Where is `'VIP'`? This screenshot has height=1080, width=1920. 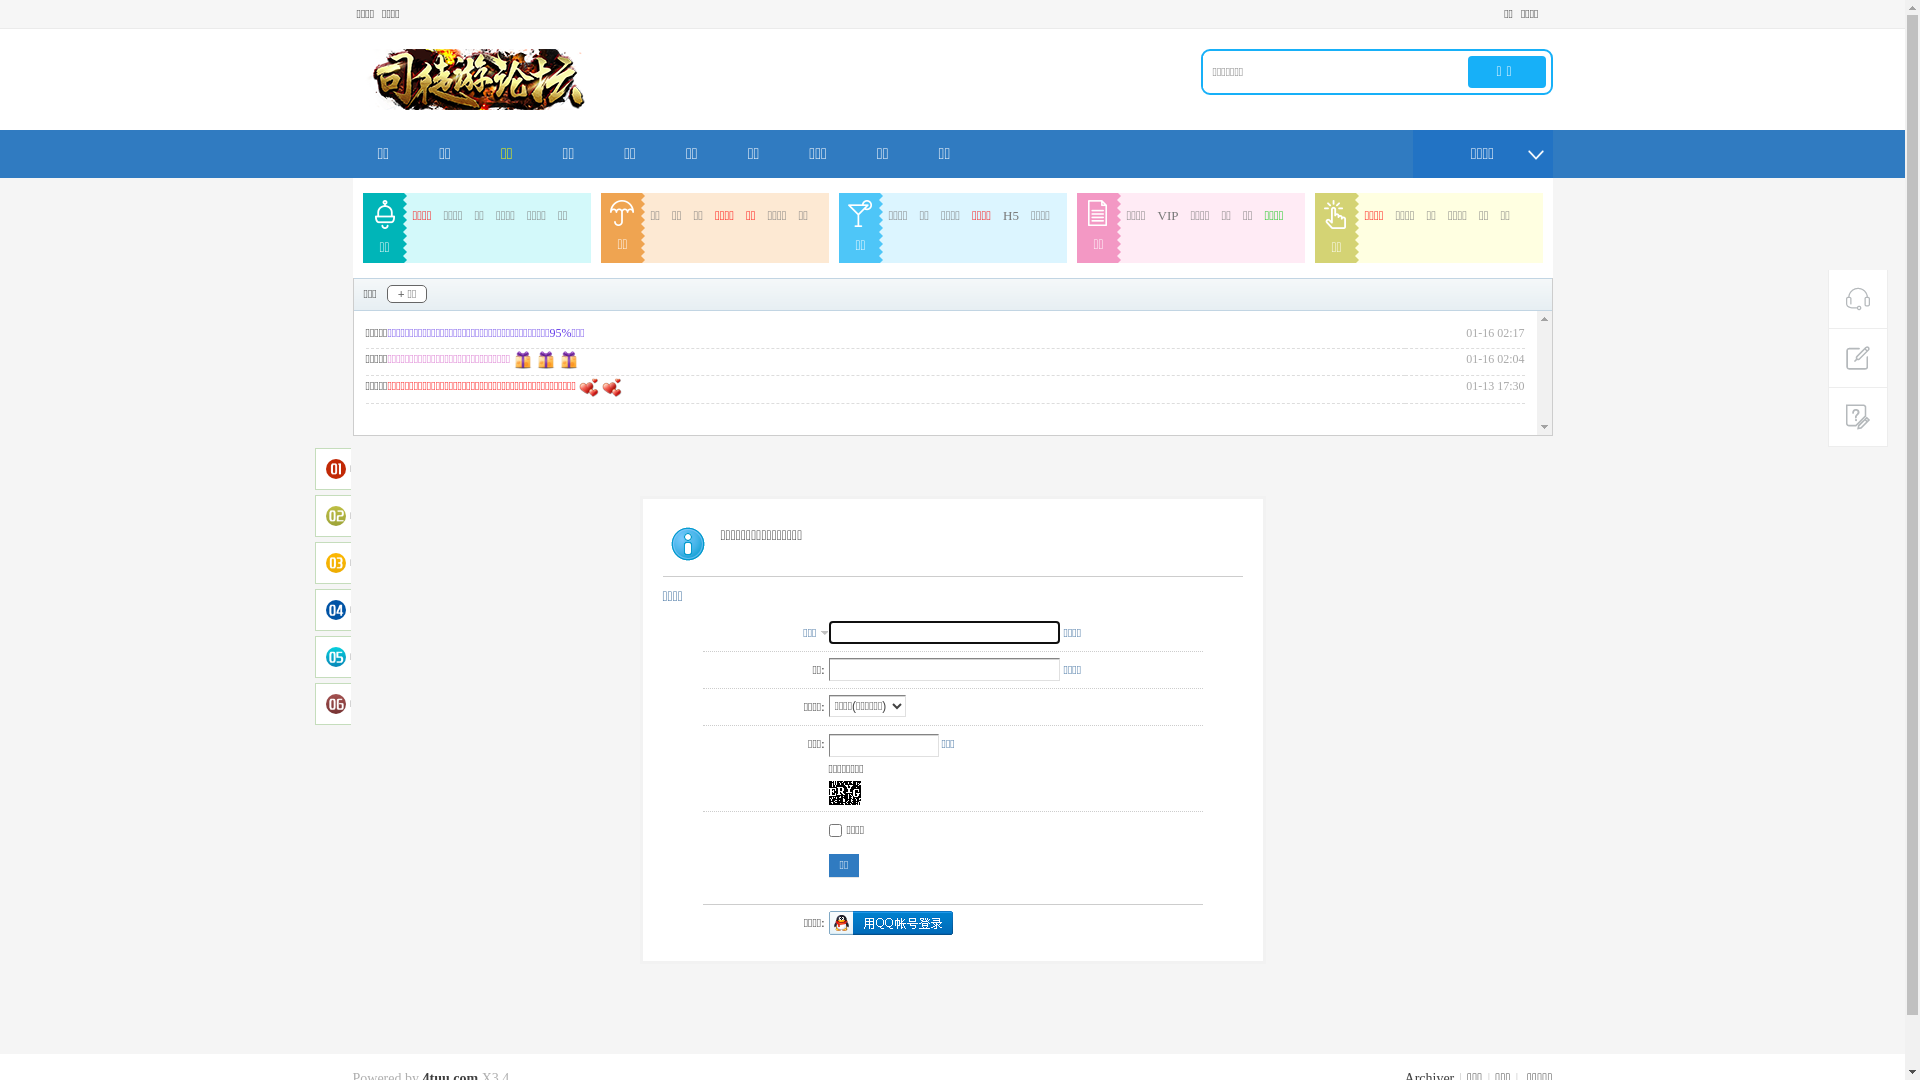 'VIP' is located at coordinates (1168, 215).